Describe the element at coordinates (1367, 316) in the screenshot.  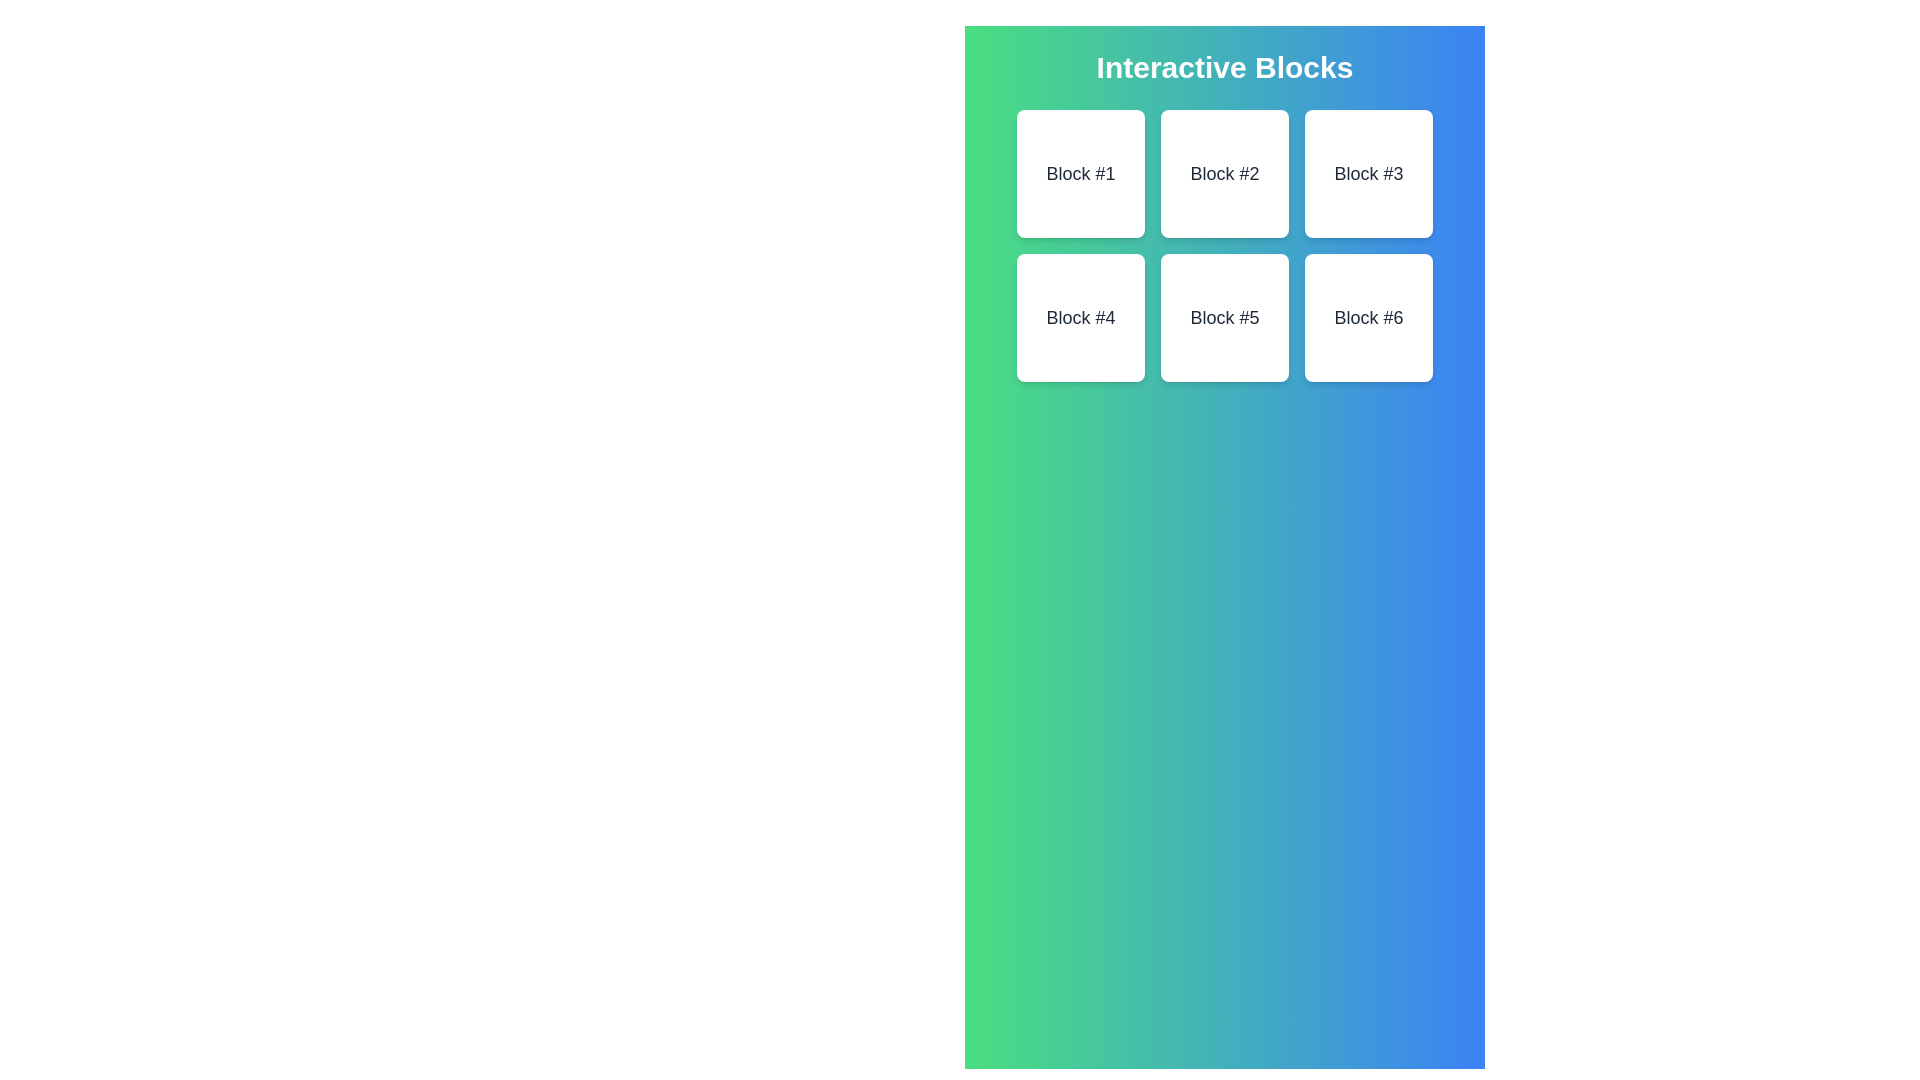
I see `the square-shaped tile labeled 'Block #6' with a white background and gray font, located in the bottom-right corner of the grid layout` at that location.